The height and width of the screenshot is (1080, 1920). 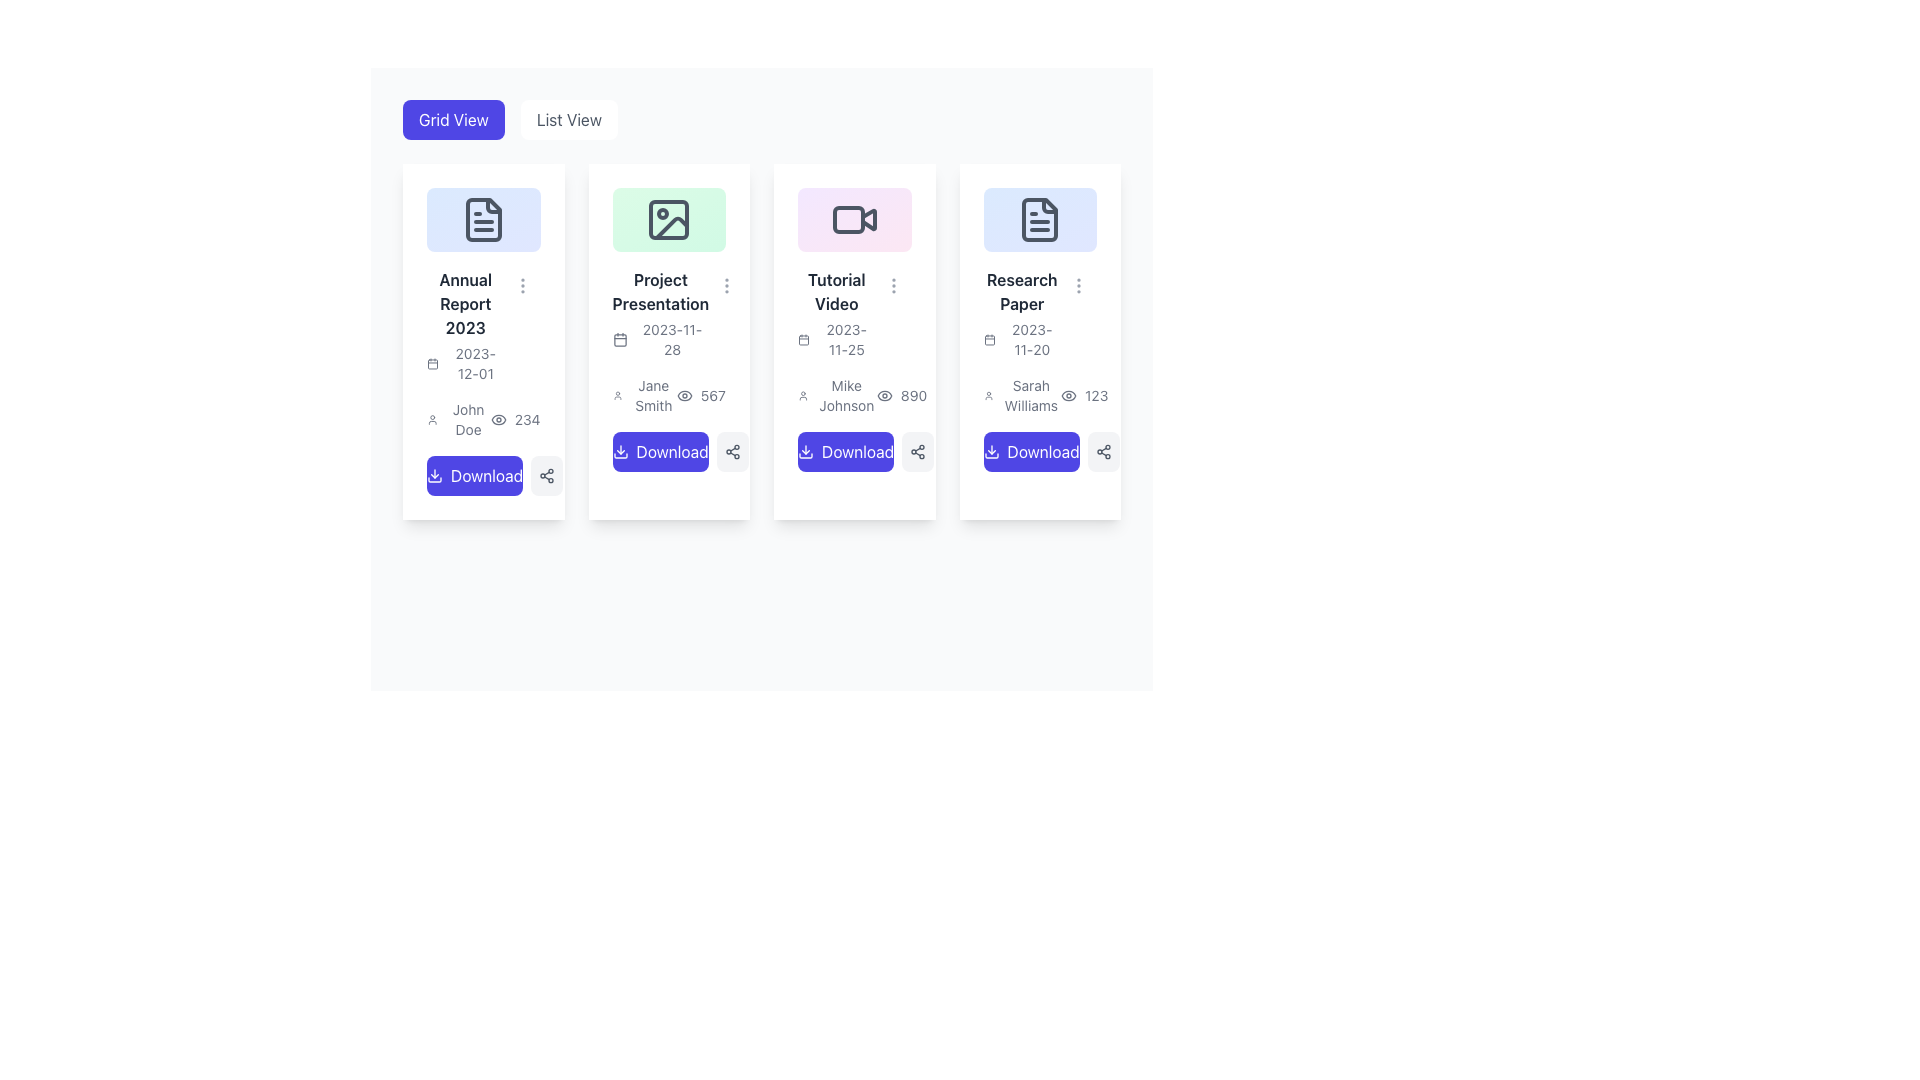 I want to click on the static text displaying the number '890', which is located in the third card from the left in the grid layout, adjacent to an eye icon, so click(x=913, y=395).